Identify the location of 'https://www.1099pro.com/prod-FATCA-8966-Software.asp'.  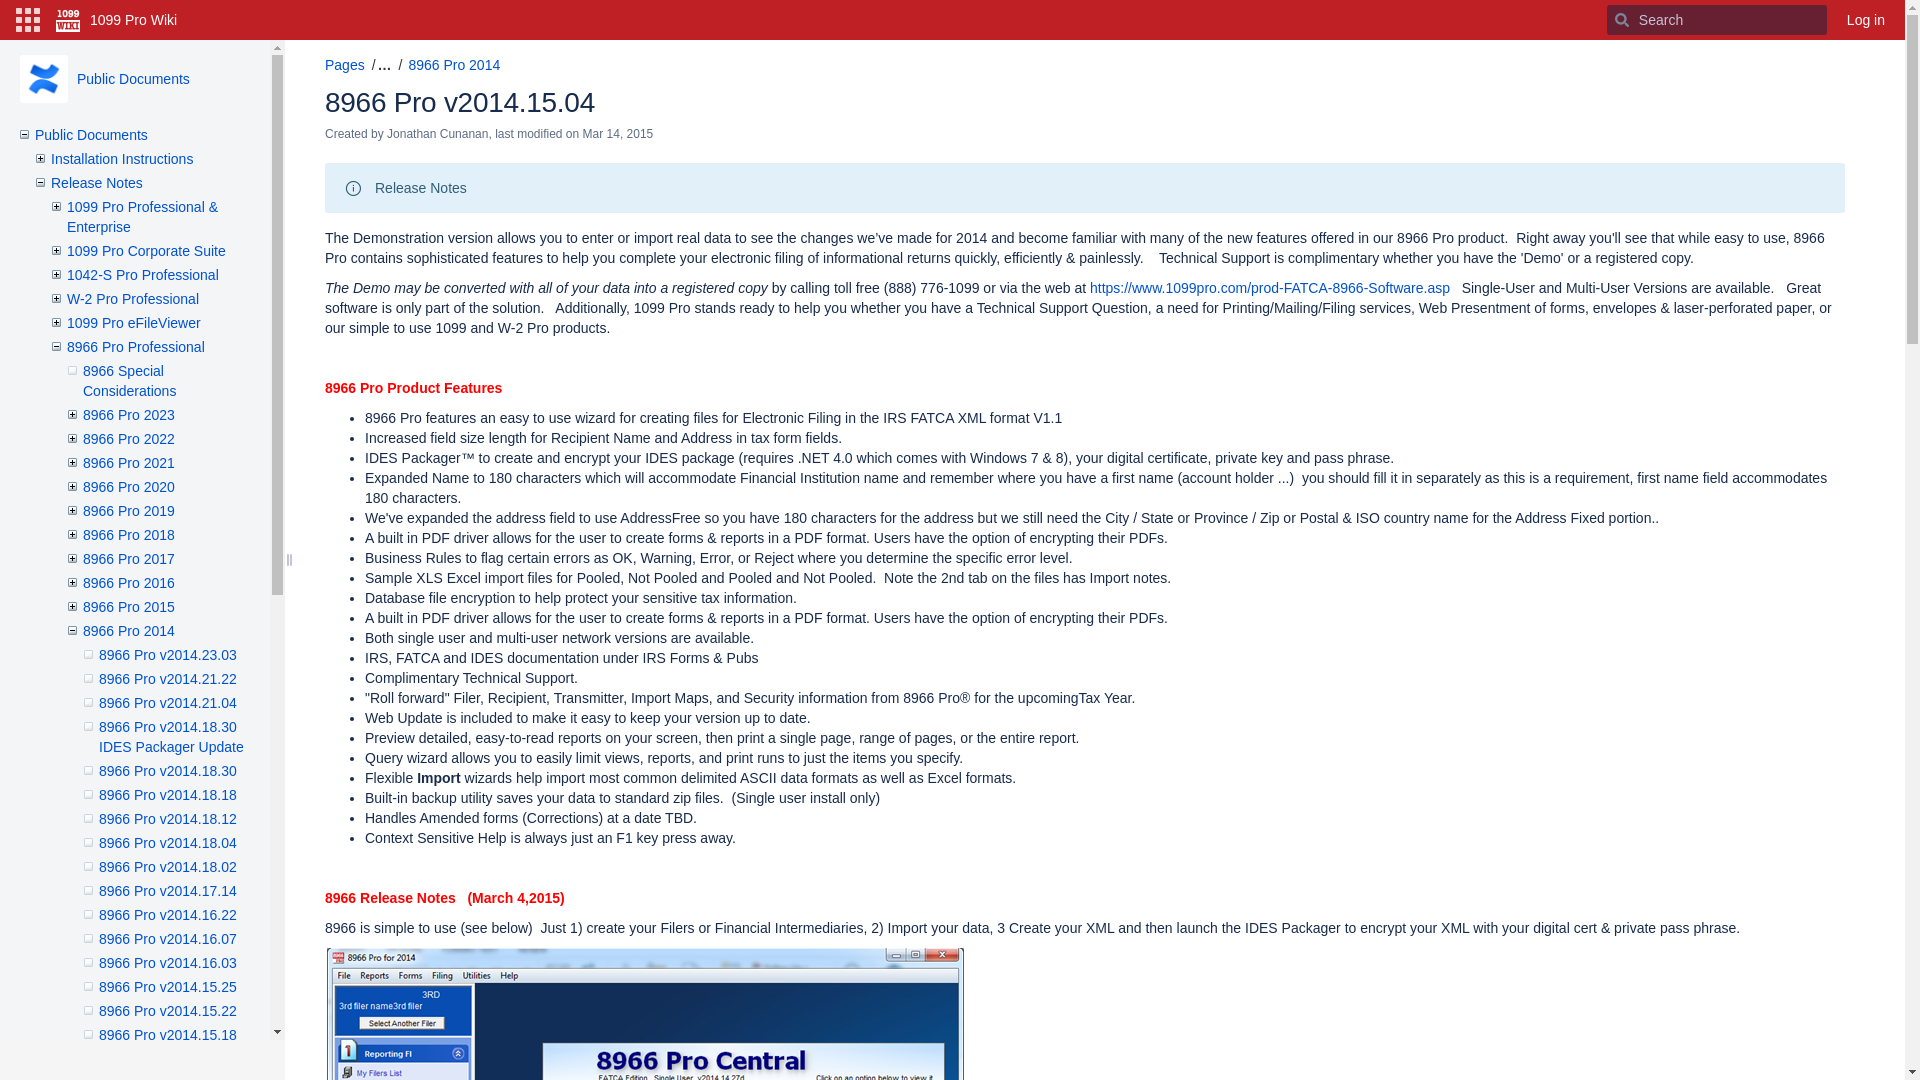
(1269, 288).